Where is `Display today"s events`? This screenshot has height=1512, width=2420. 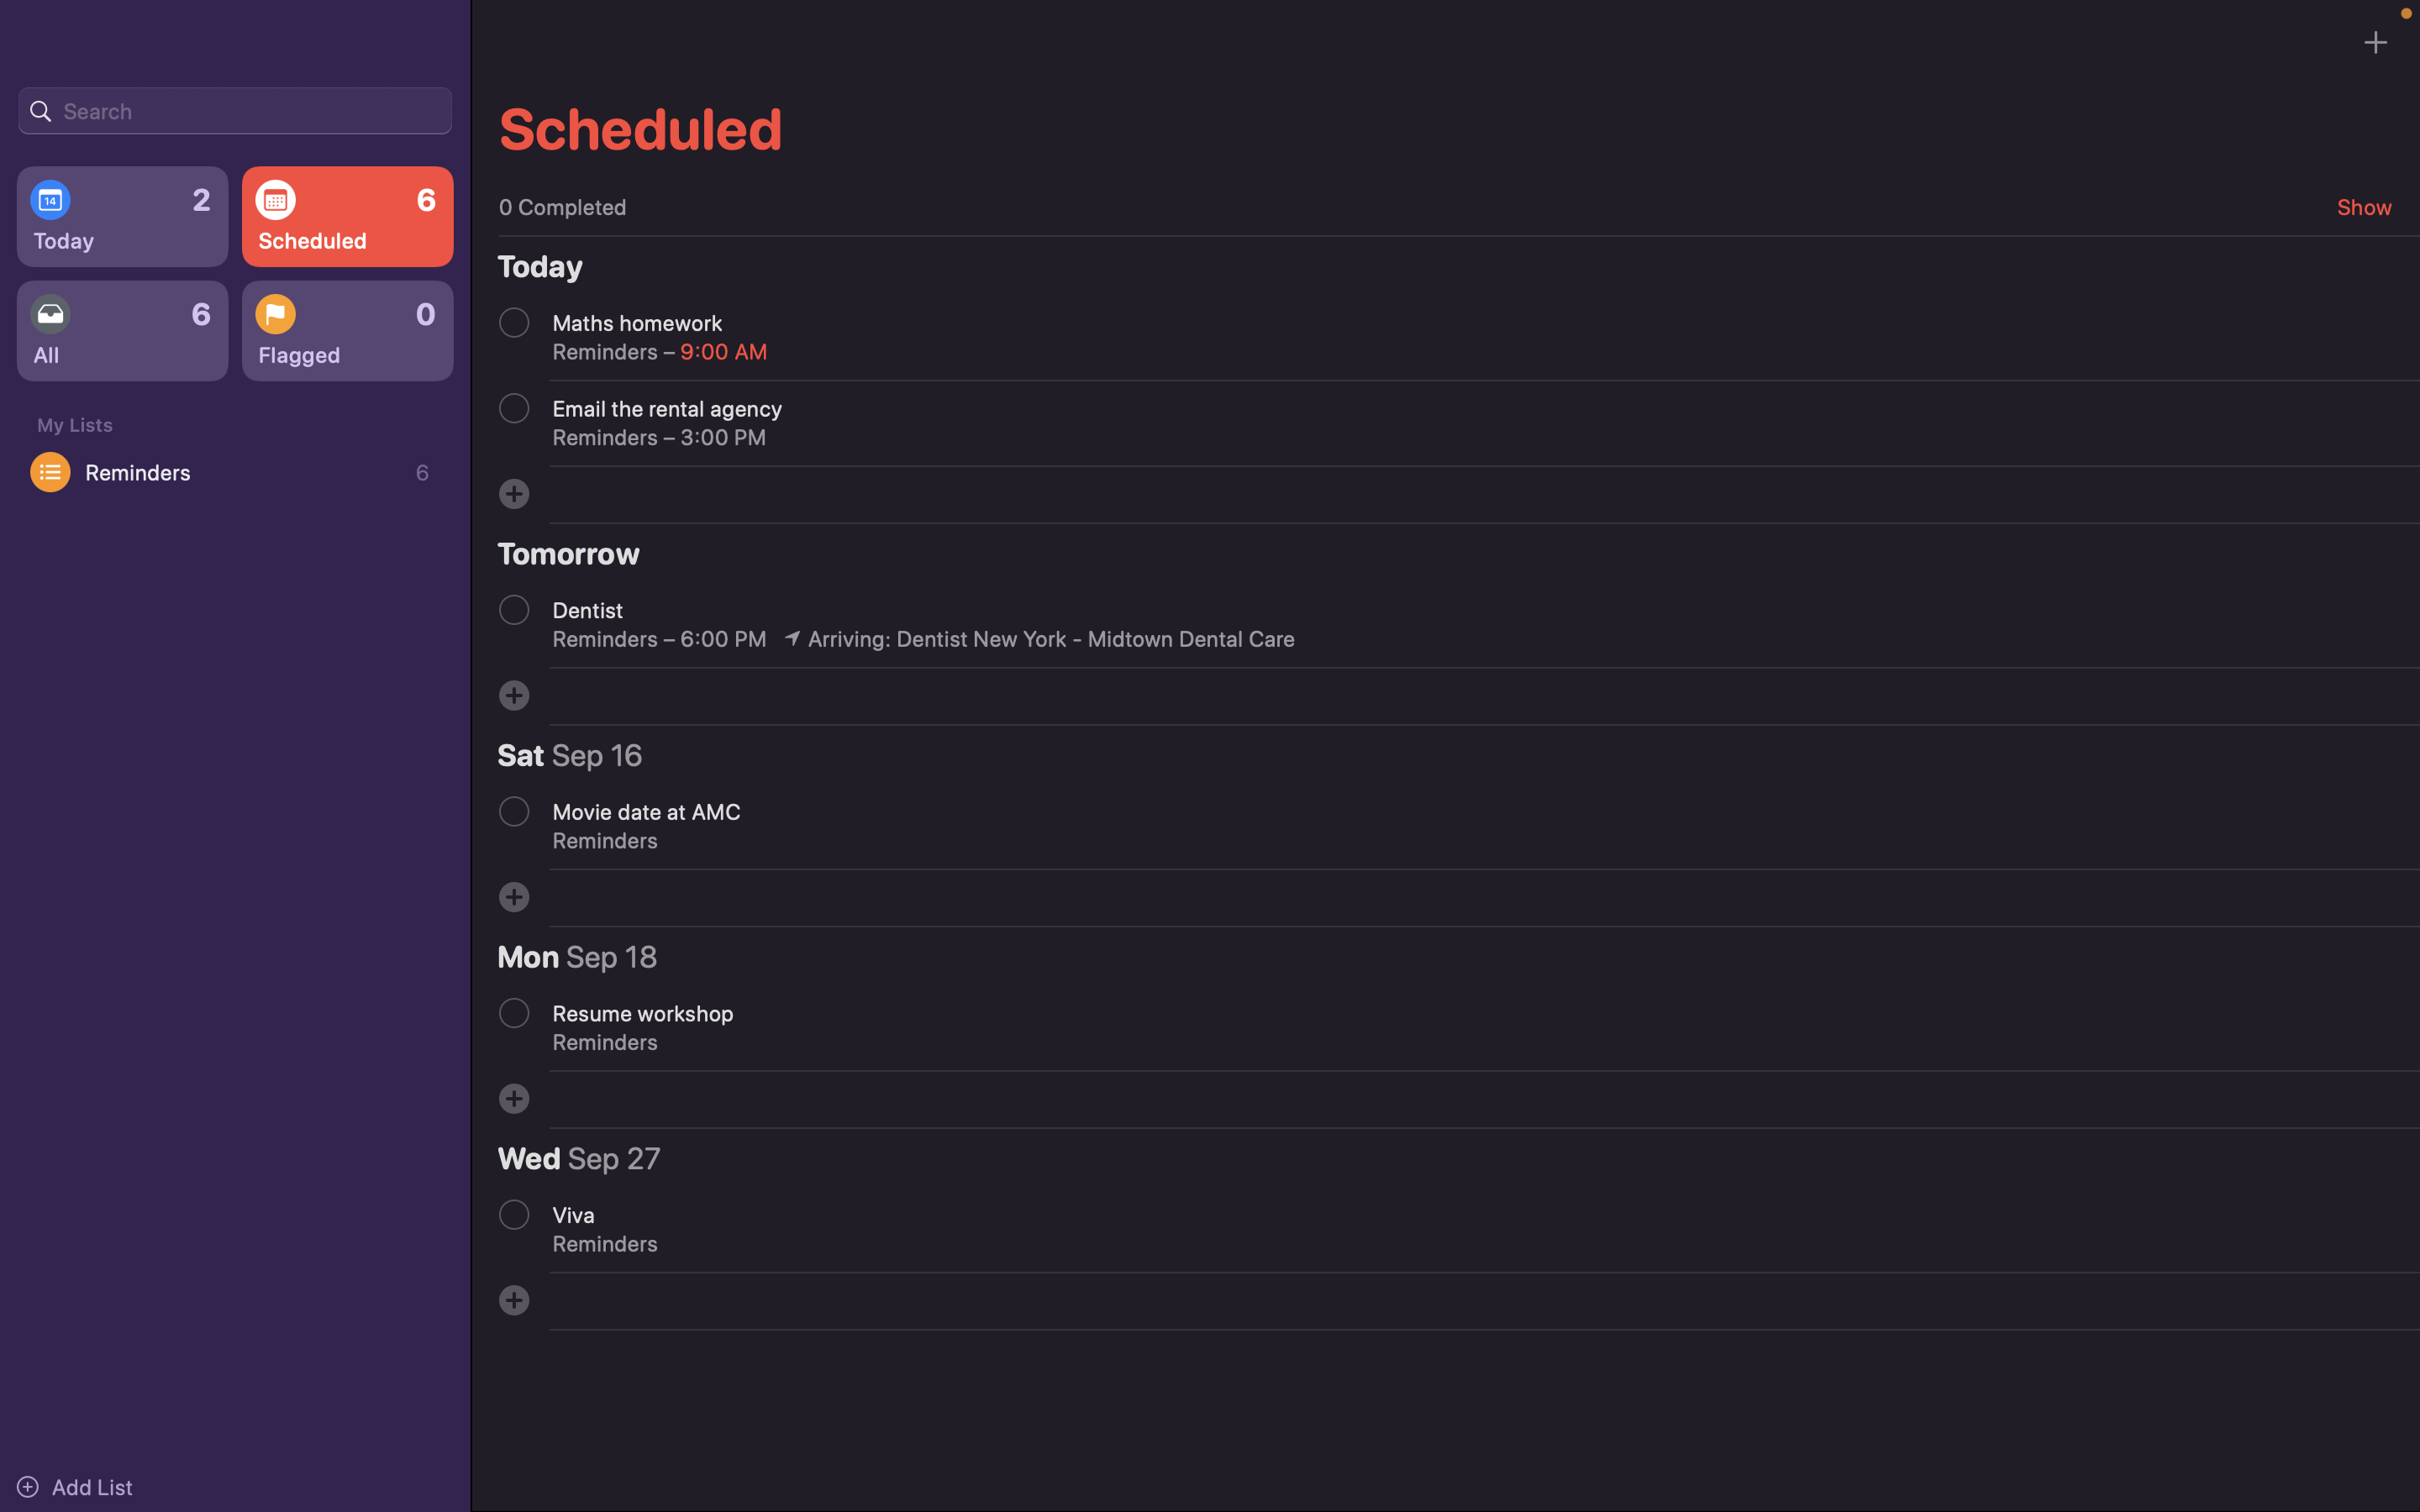 Display today"s events is located at coordinates (121, 218).